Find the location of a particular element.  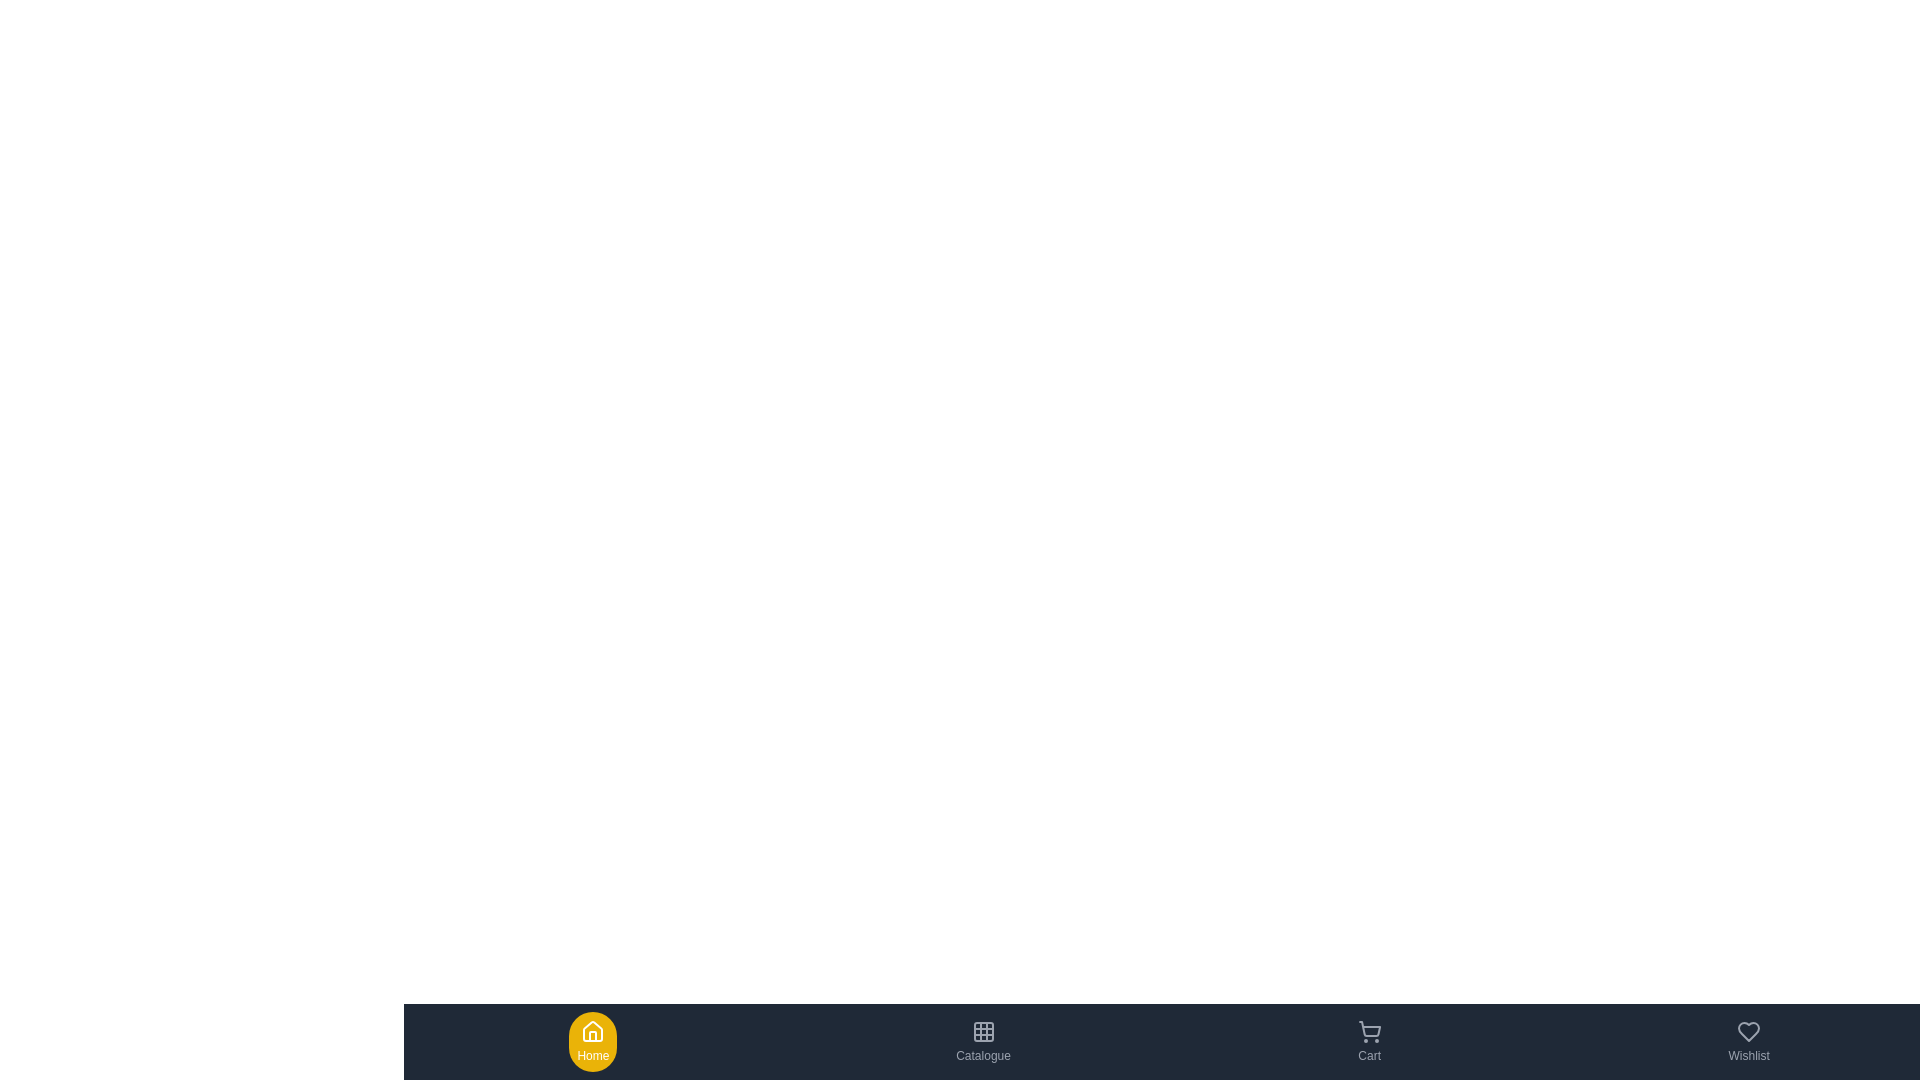

the button labeled Catalogue to observe its hover effect is located at coordinates (983, 1040).